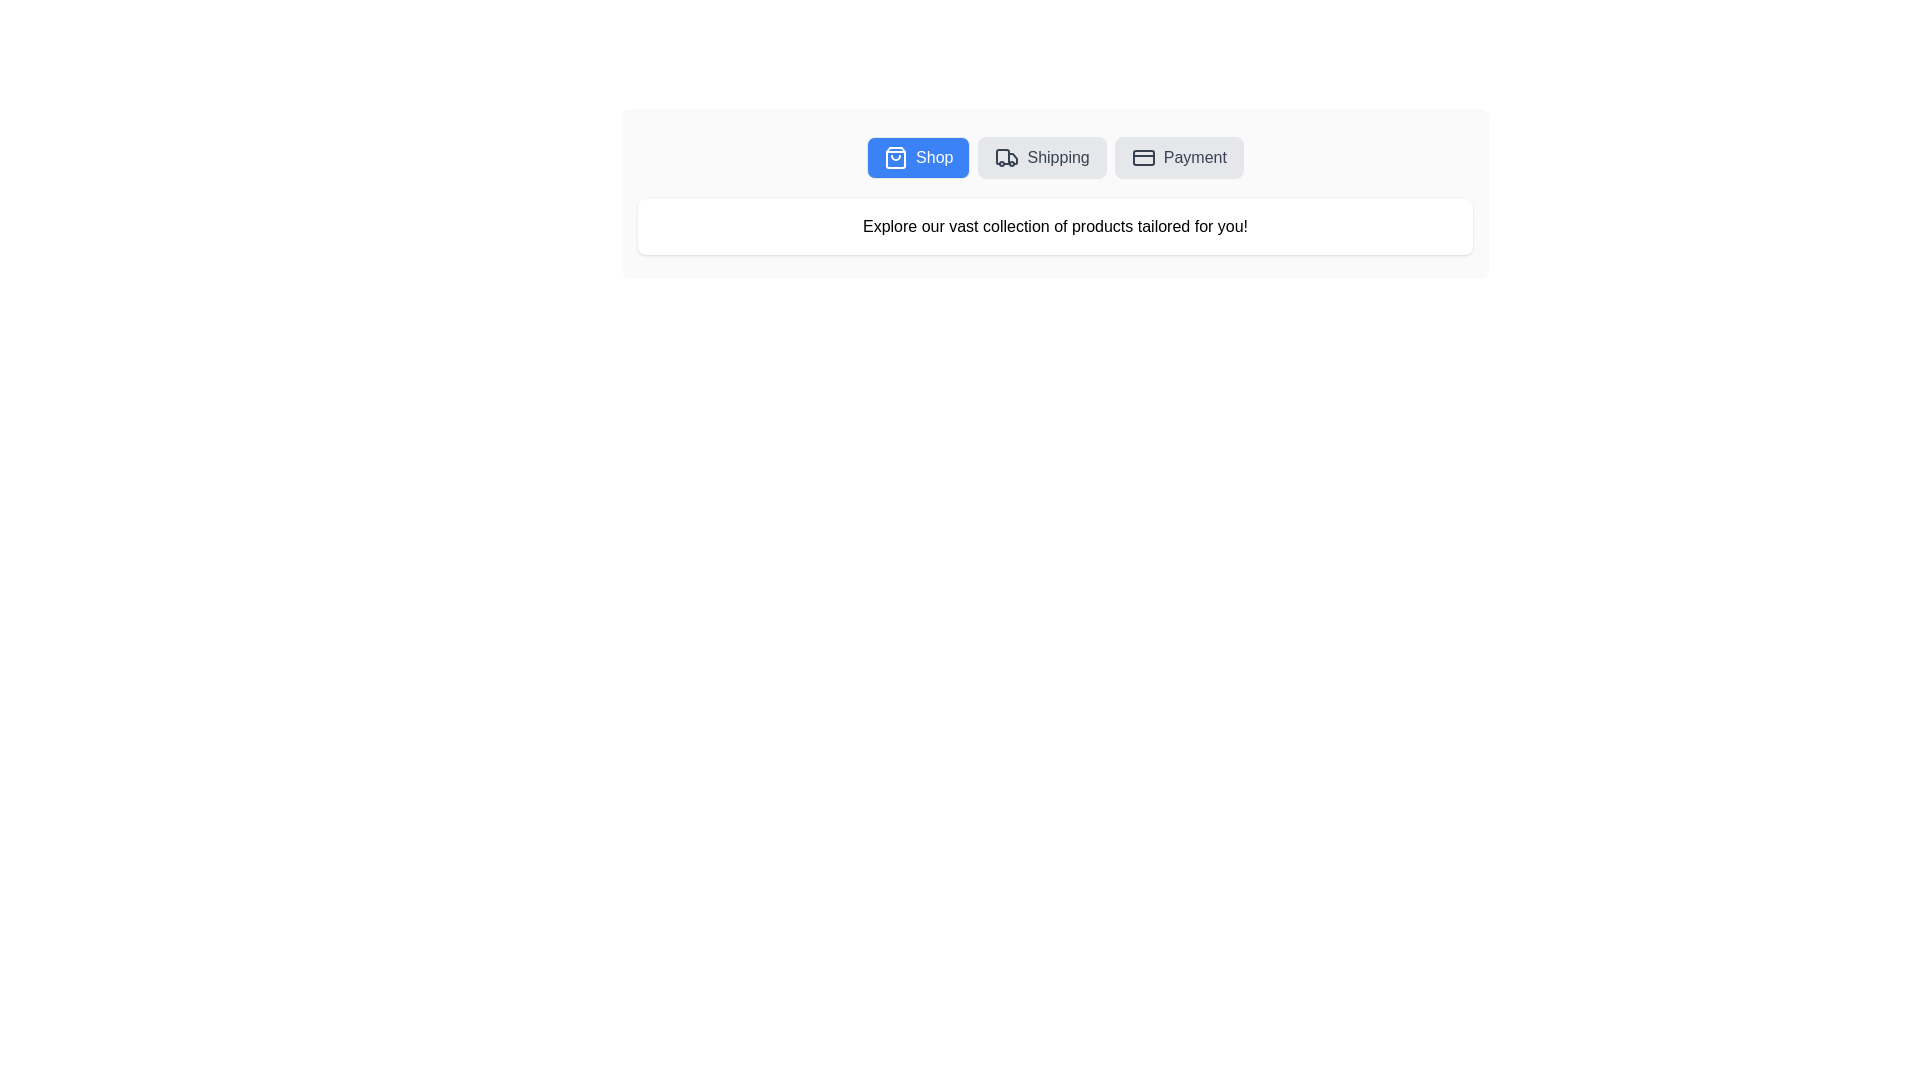  What do you see at coordinates (1007, 157) in the screenshot?
I see `the shipping icon located to the left of the 'Shipping' text` at bounding box center [1007, 157].